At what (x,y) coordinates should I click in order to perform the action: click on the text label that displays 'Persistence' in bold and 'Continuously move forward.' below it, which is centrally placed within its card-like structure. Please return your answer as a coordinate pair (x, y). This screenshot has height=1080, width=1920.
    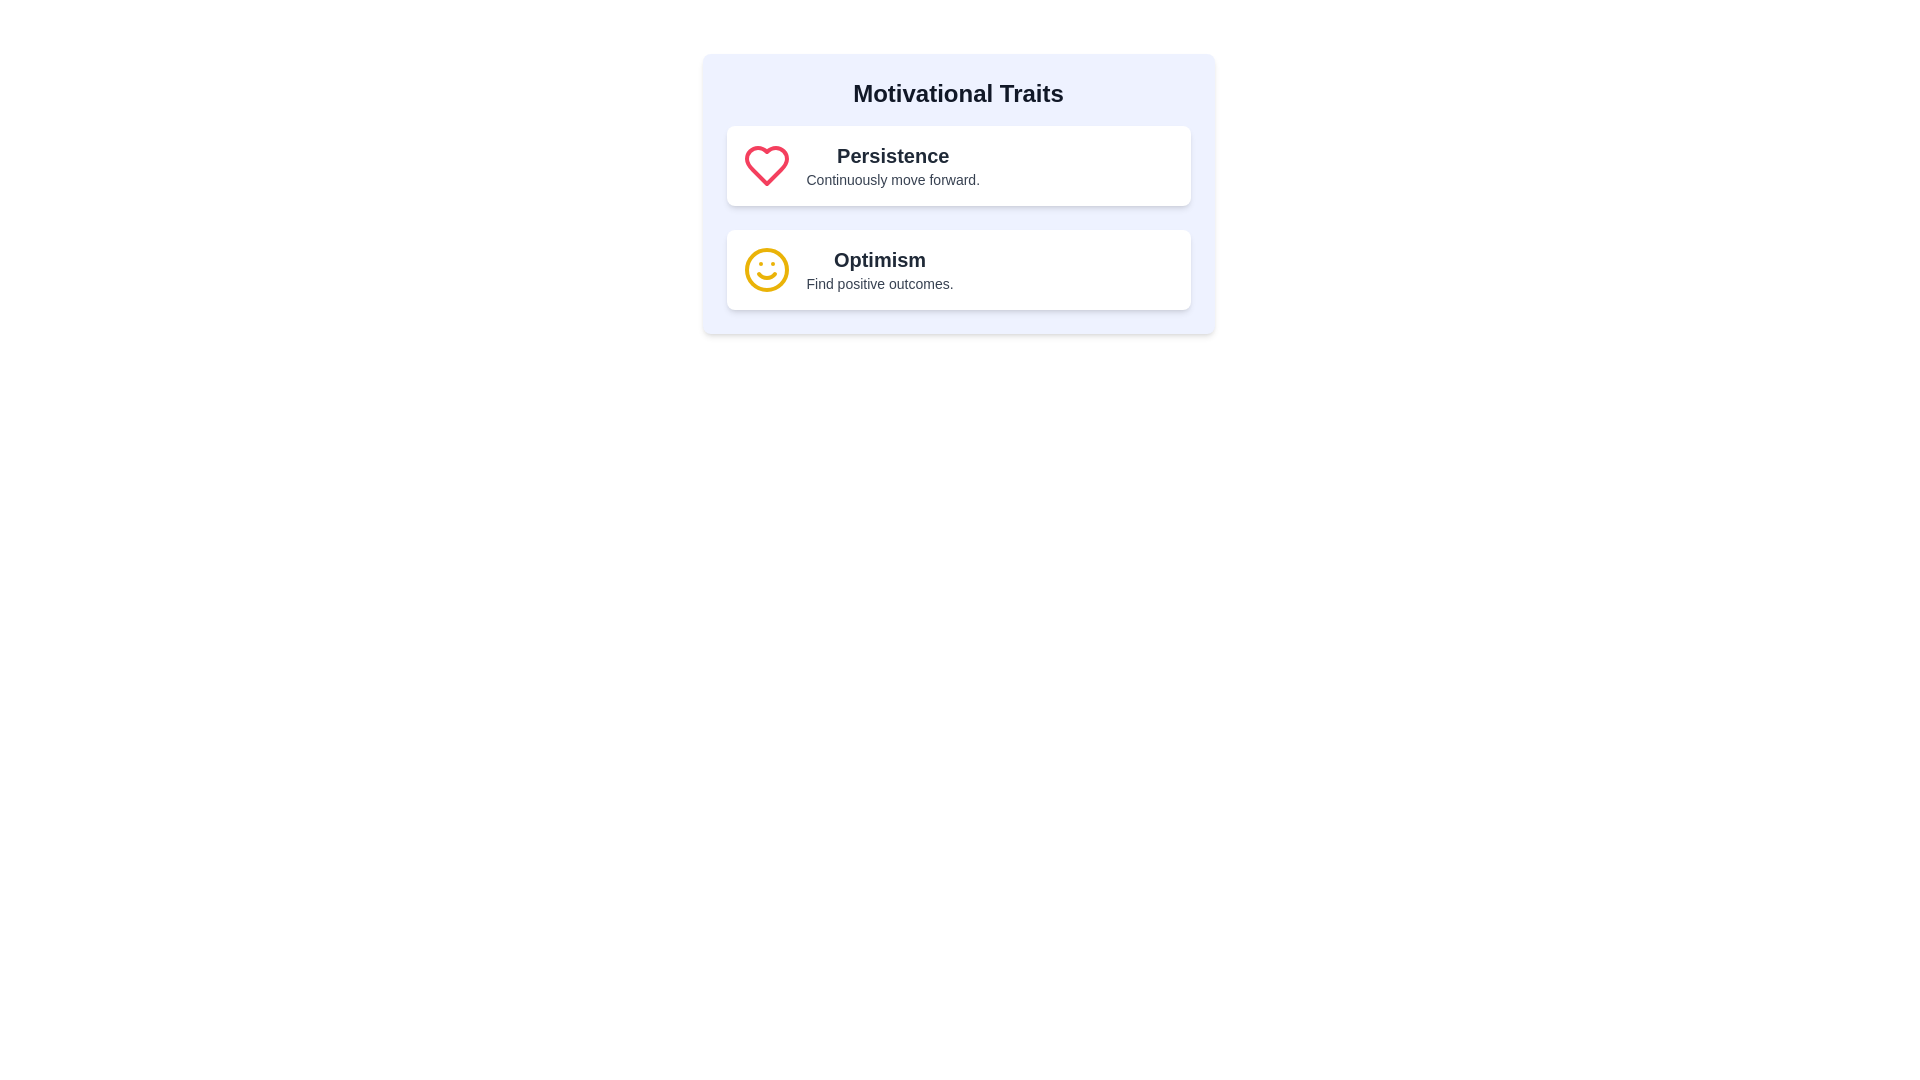
    Looking at the image, I should click on (892, 164).